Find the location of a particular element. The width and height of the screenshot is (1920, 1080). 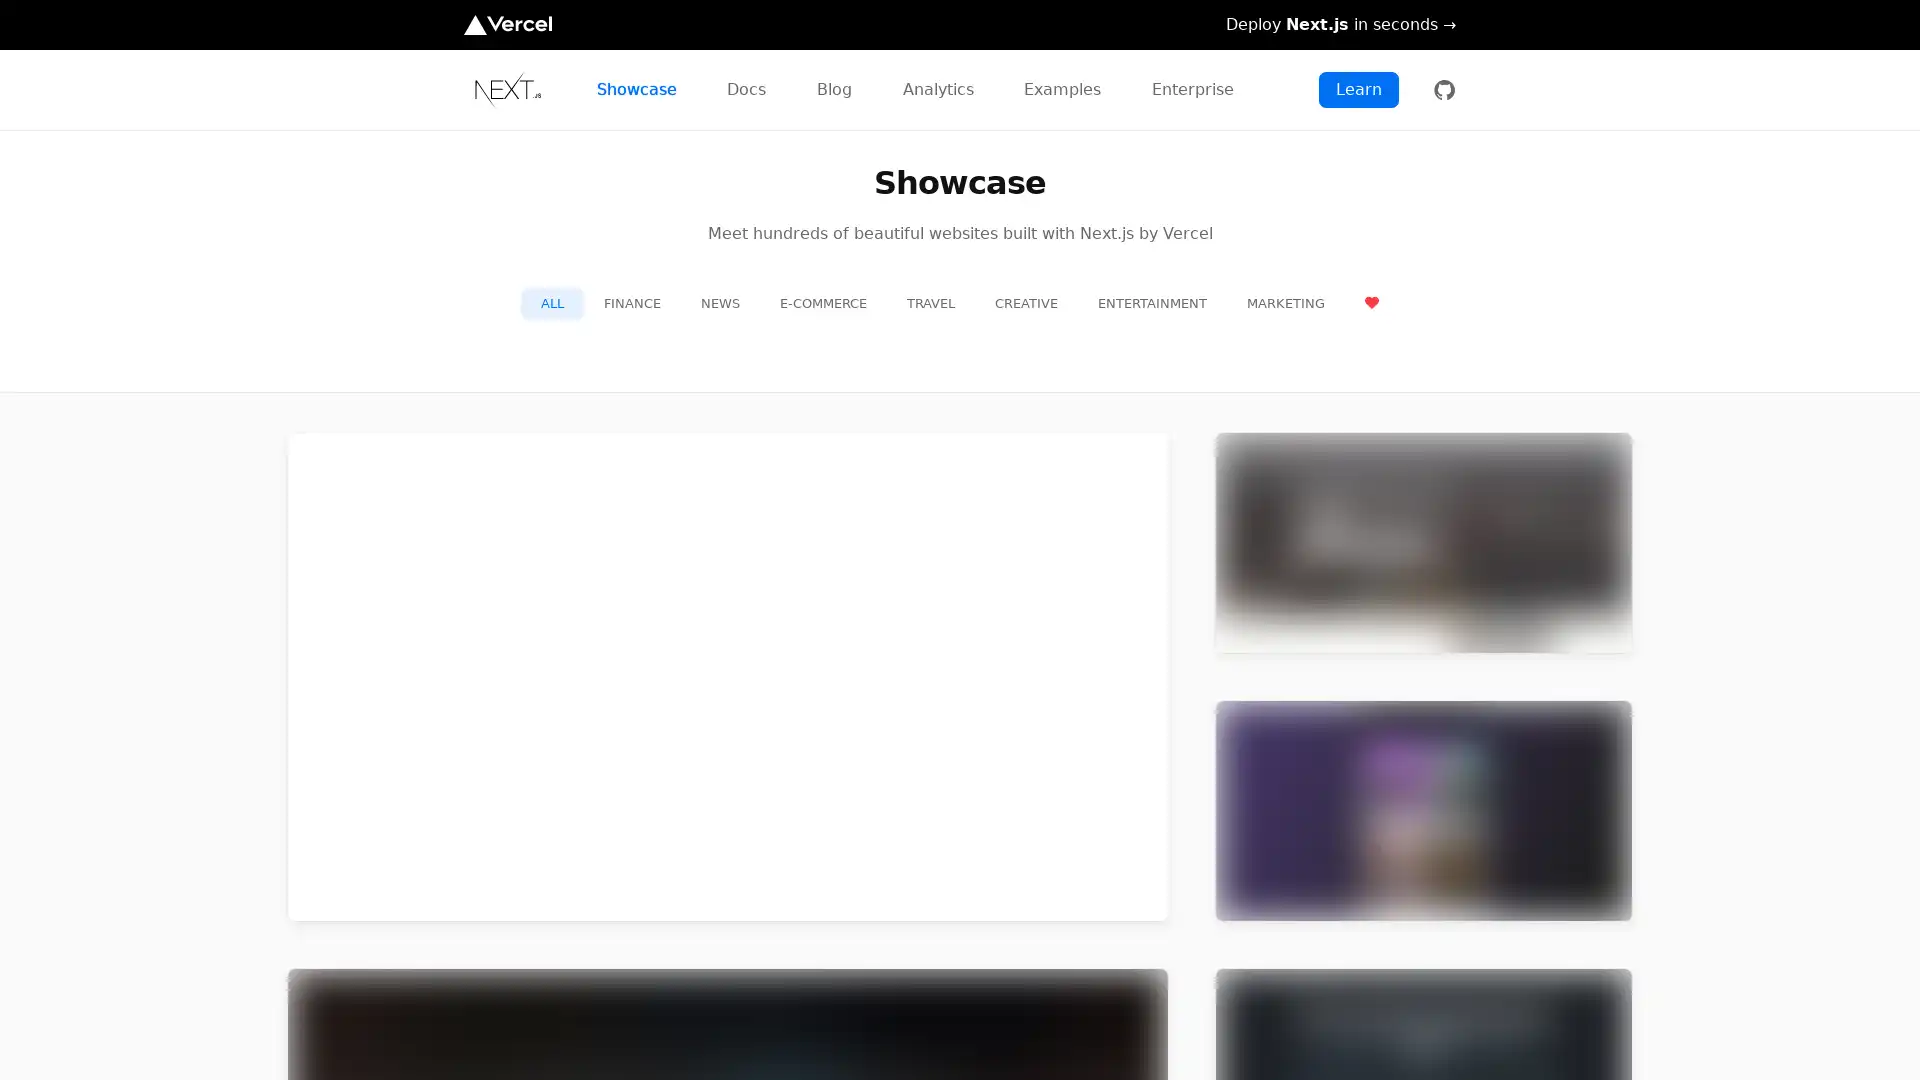

FINANCE is located at coordinates (631, 303).